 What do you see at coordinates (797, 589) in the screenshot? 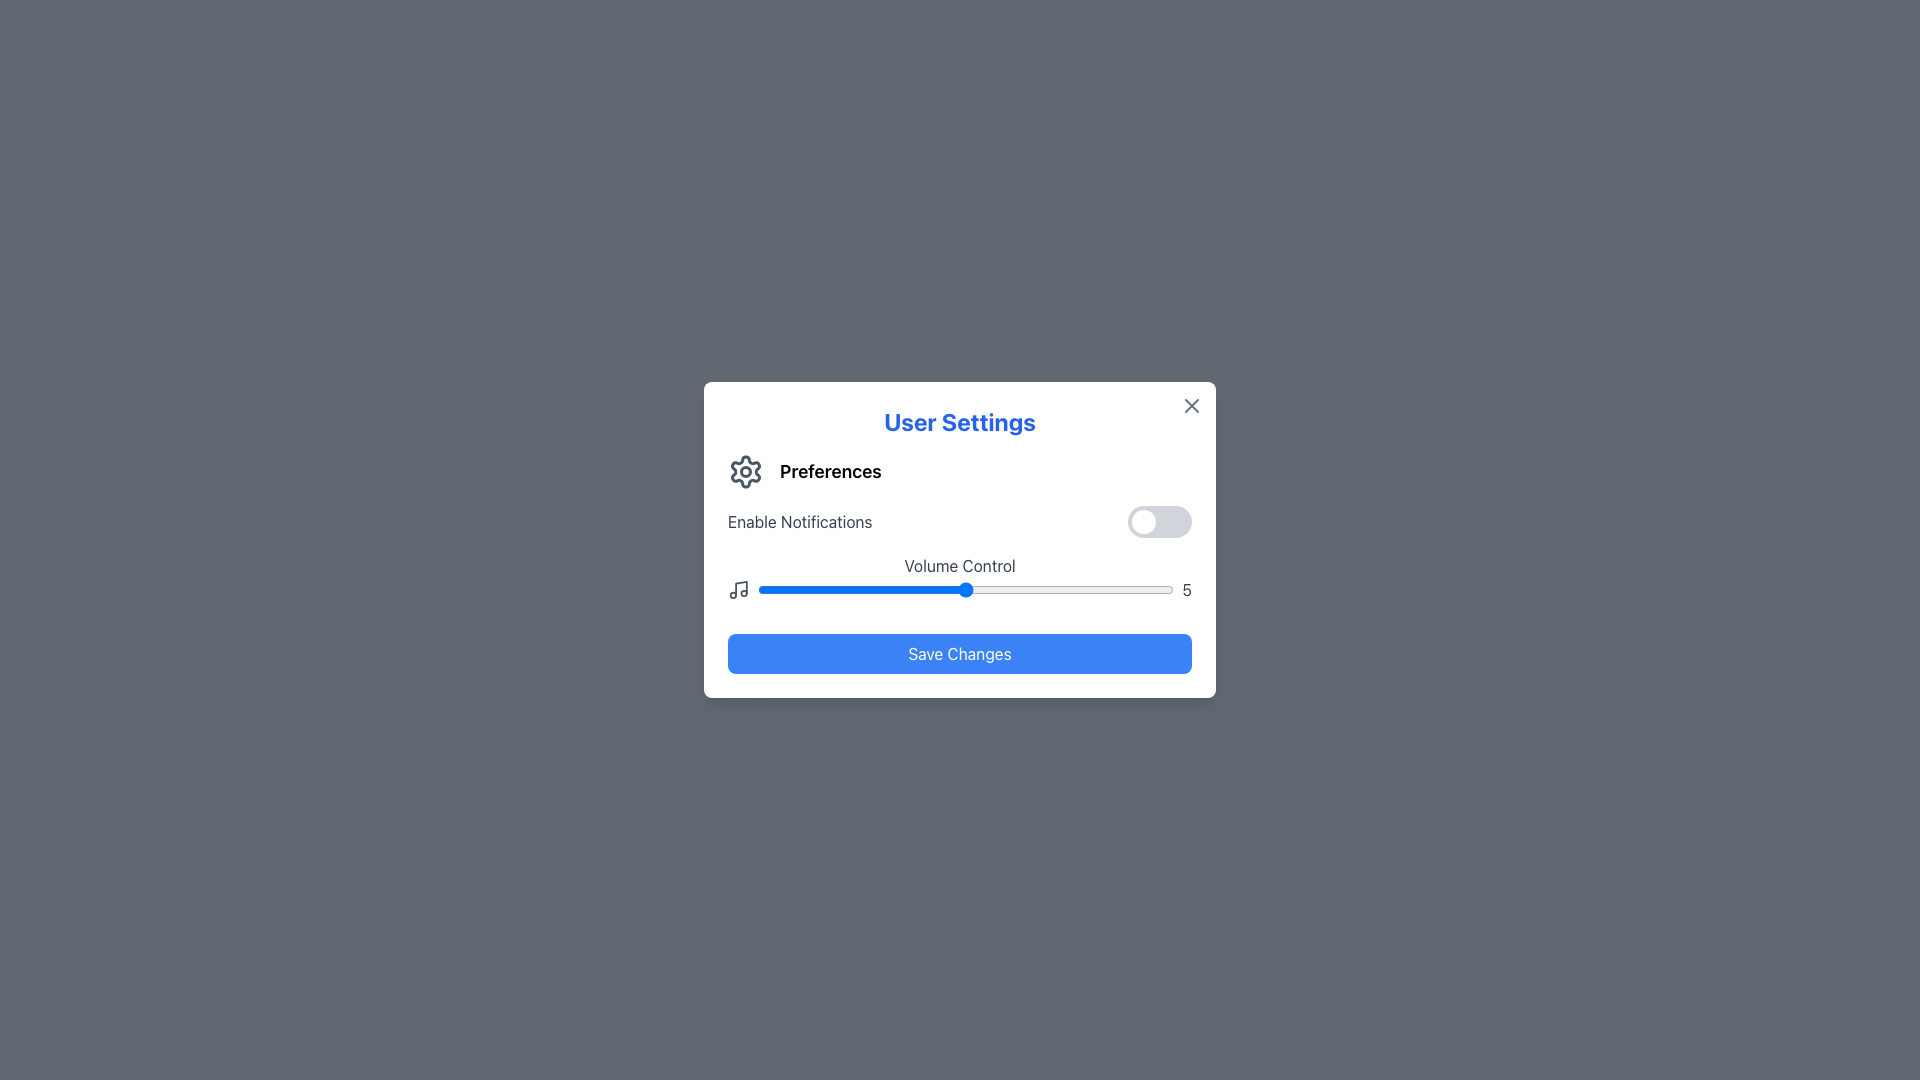
I see `the volume` at bounding box center [797, 589].